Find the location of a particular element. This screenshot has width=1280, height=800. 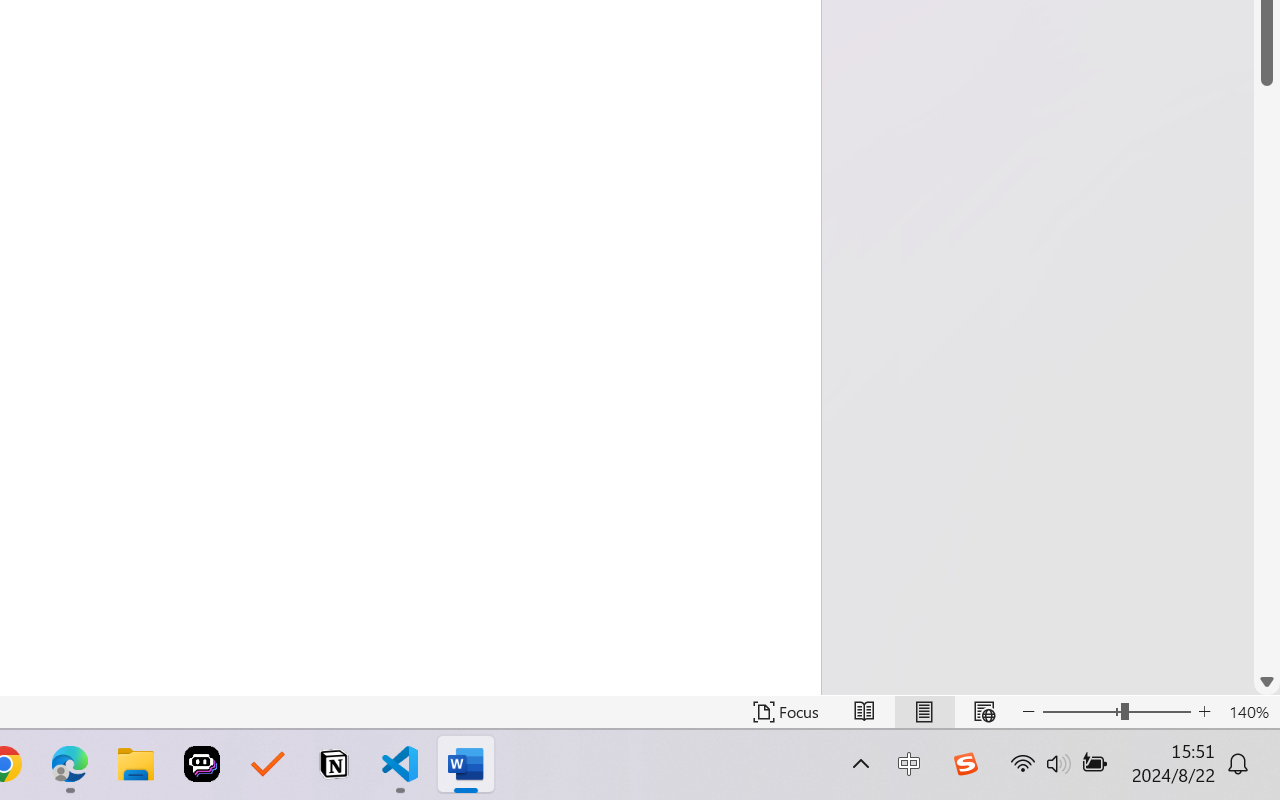

'Zoom Out' is located at coordinates (1080, 711).